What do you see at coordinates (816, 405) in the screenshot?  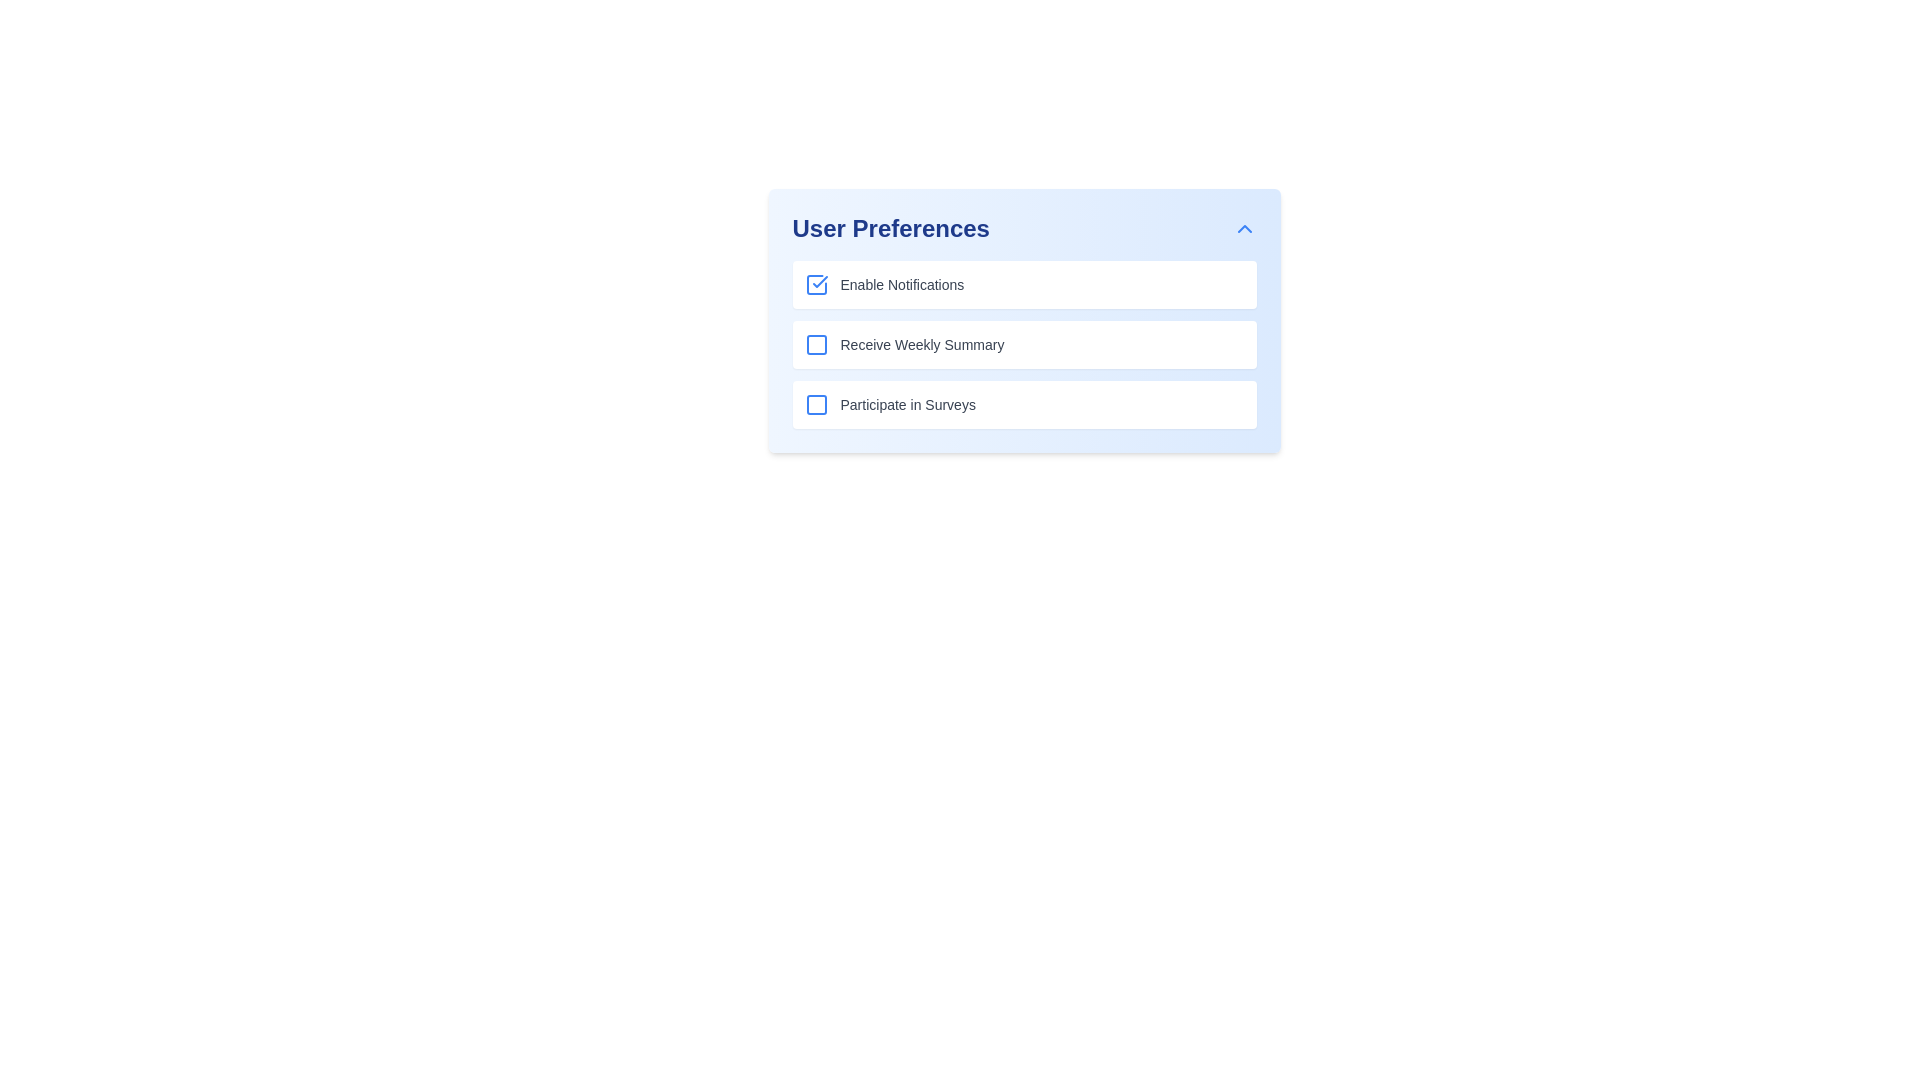 I see `the inner rectangle of the checkbox for the 'Participate in Surveys' preference` at bounding box center [816, 405].